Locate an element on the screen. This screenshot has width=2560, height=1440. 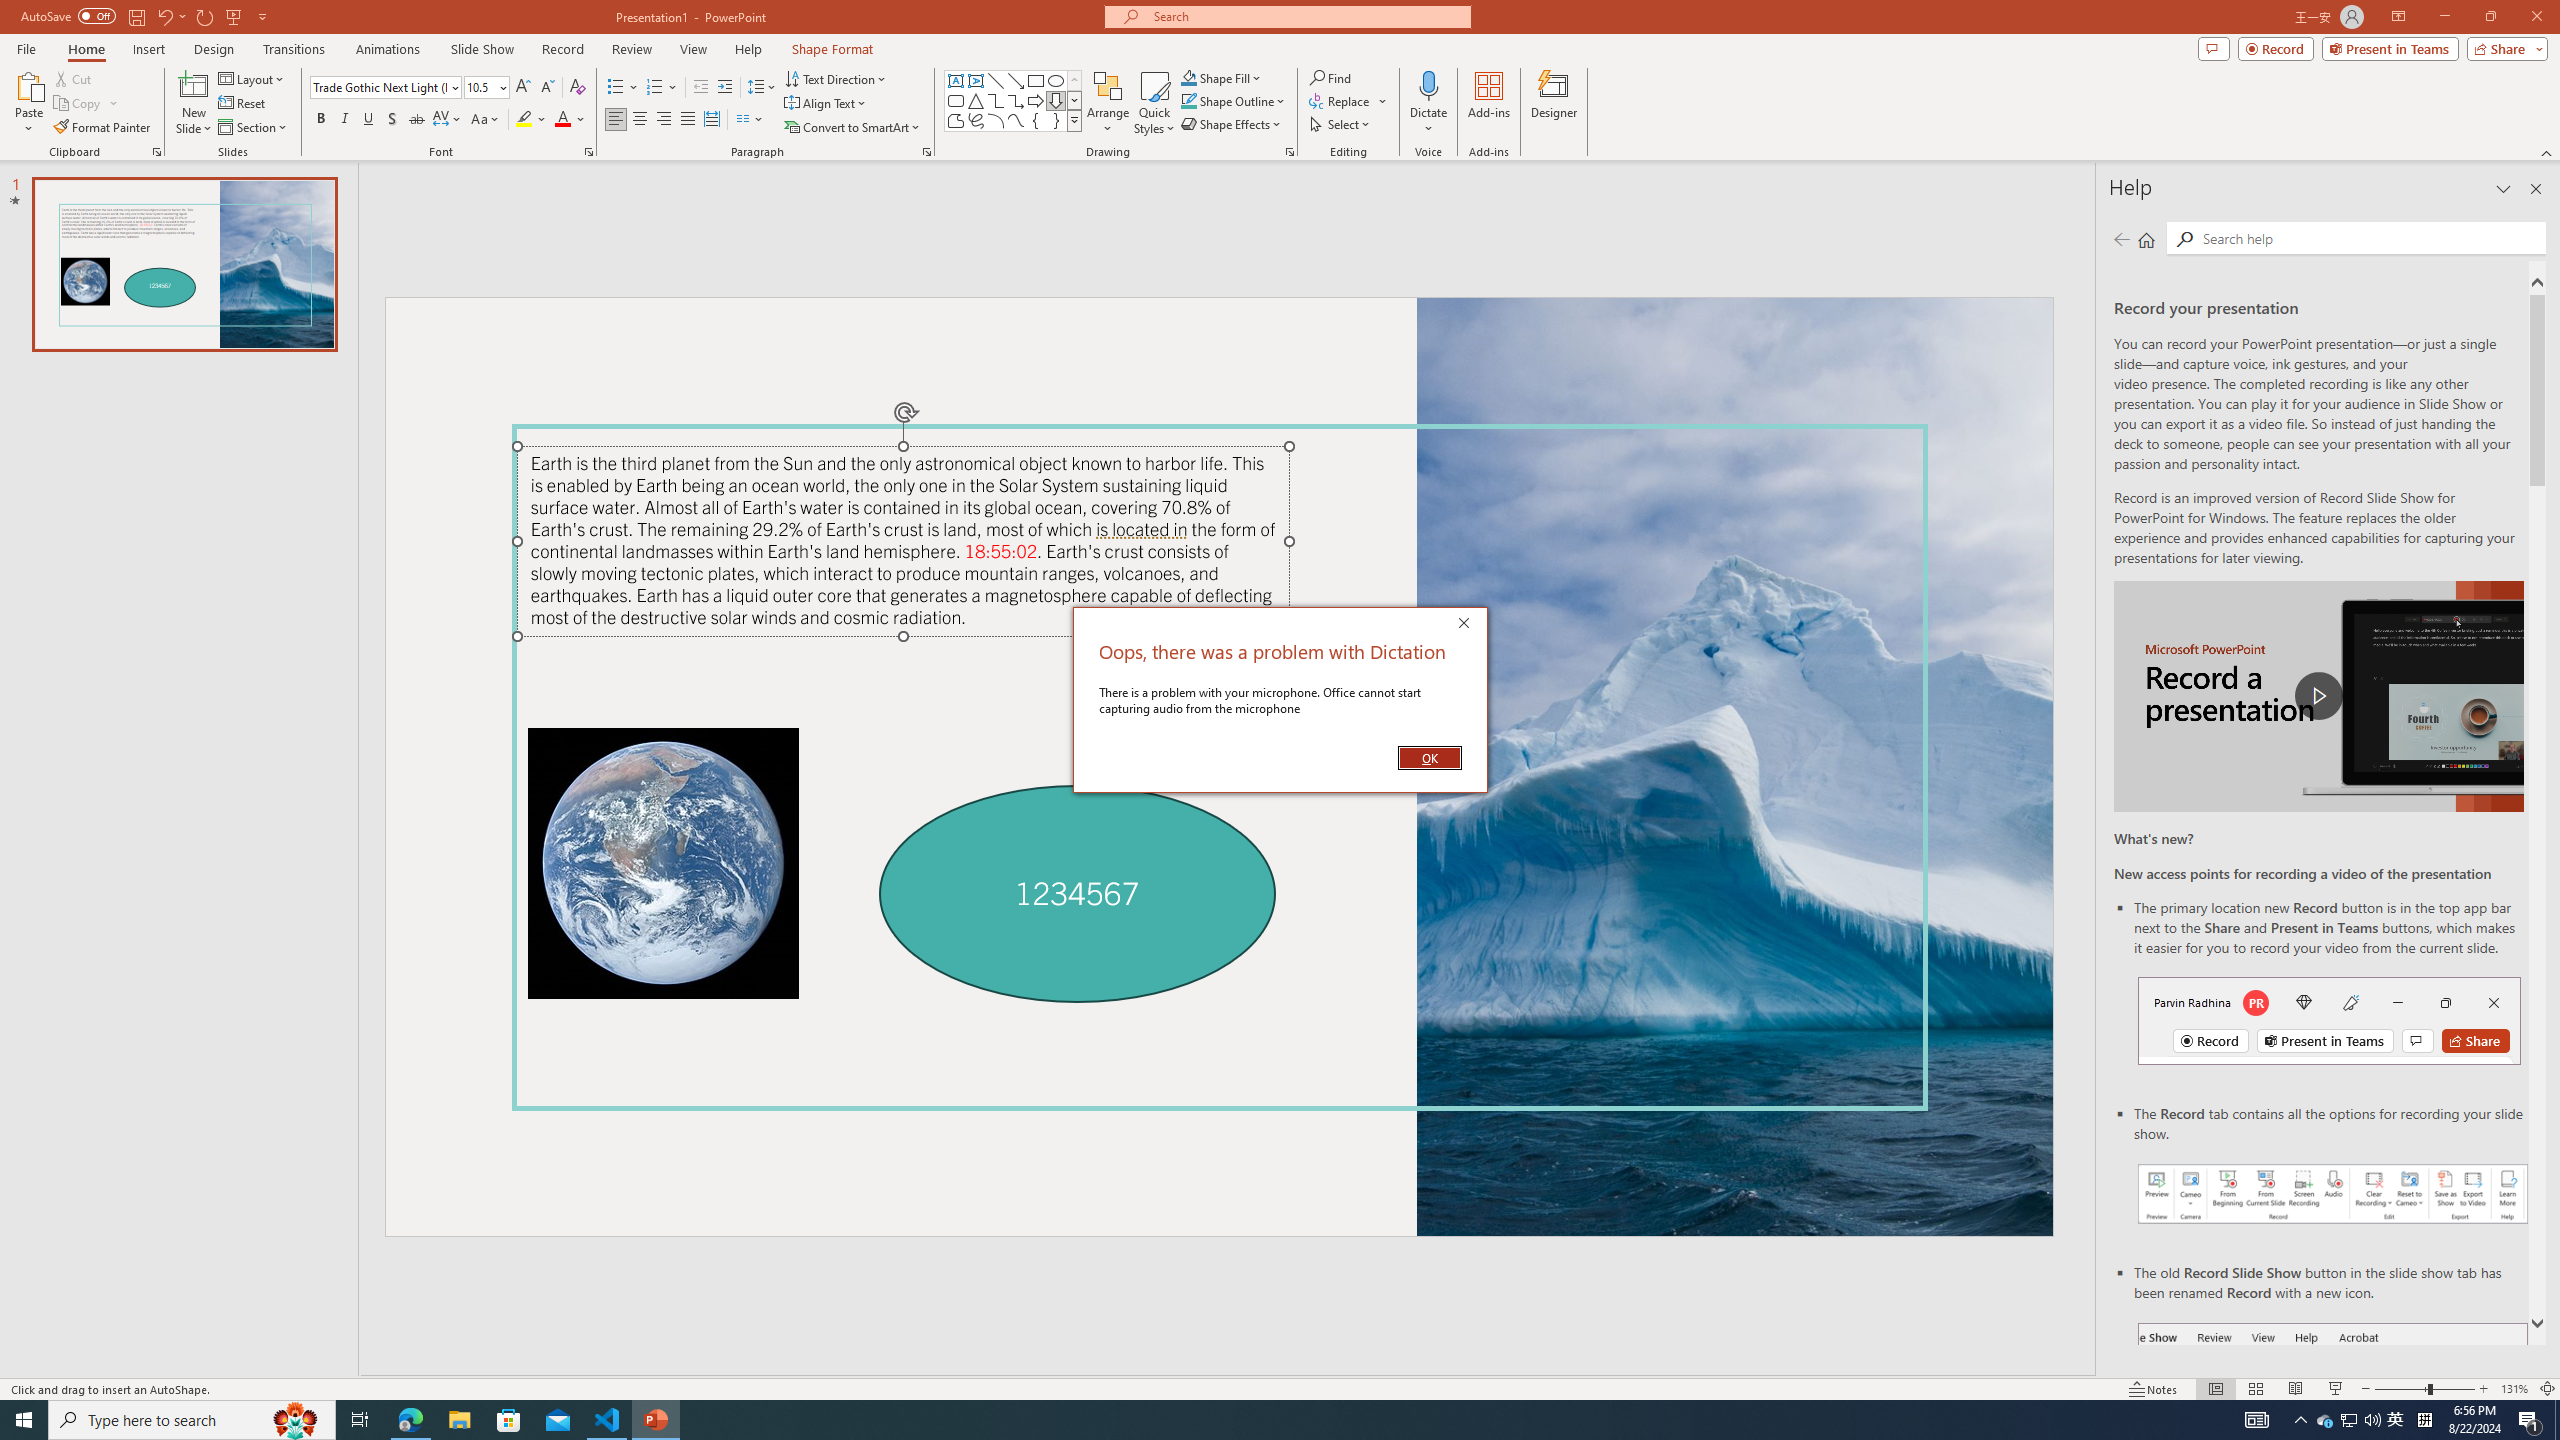
'Line' is located at coordinates (994, 80).